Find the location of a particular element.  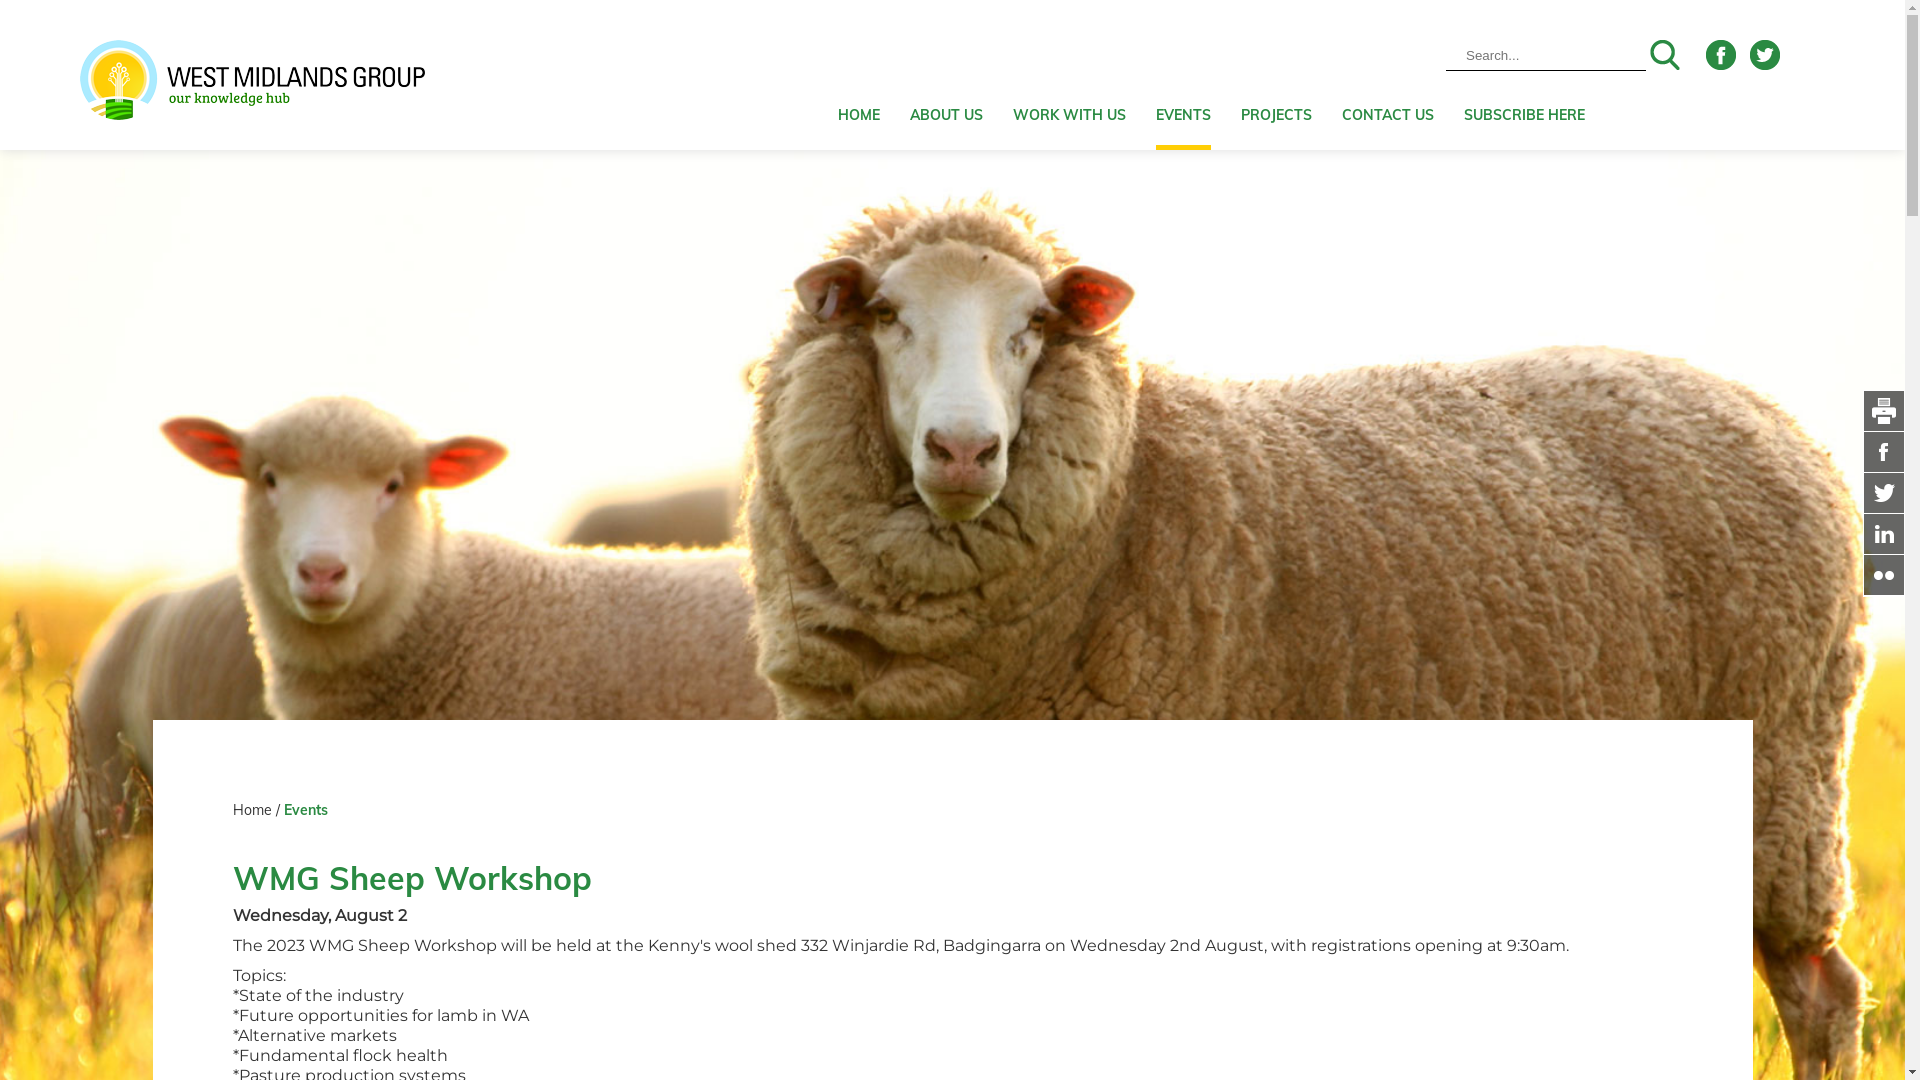

'PROJECTS' is located at coordinates (1275, 73).